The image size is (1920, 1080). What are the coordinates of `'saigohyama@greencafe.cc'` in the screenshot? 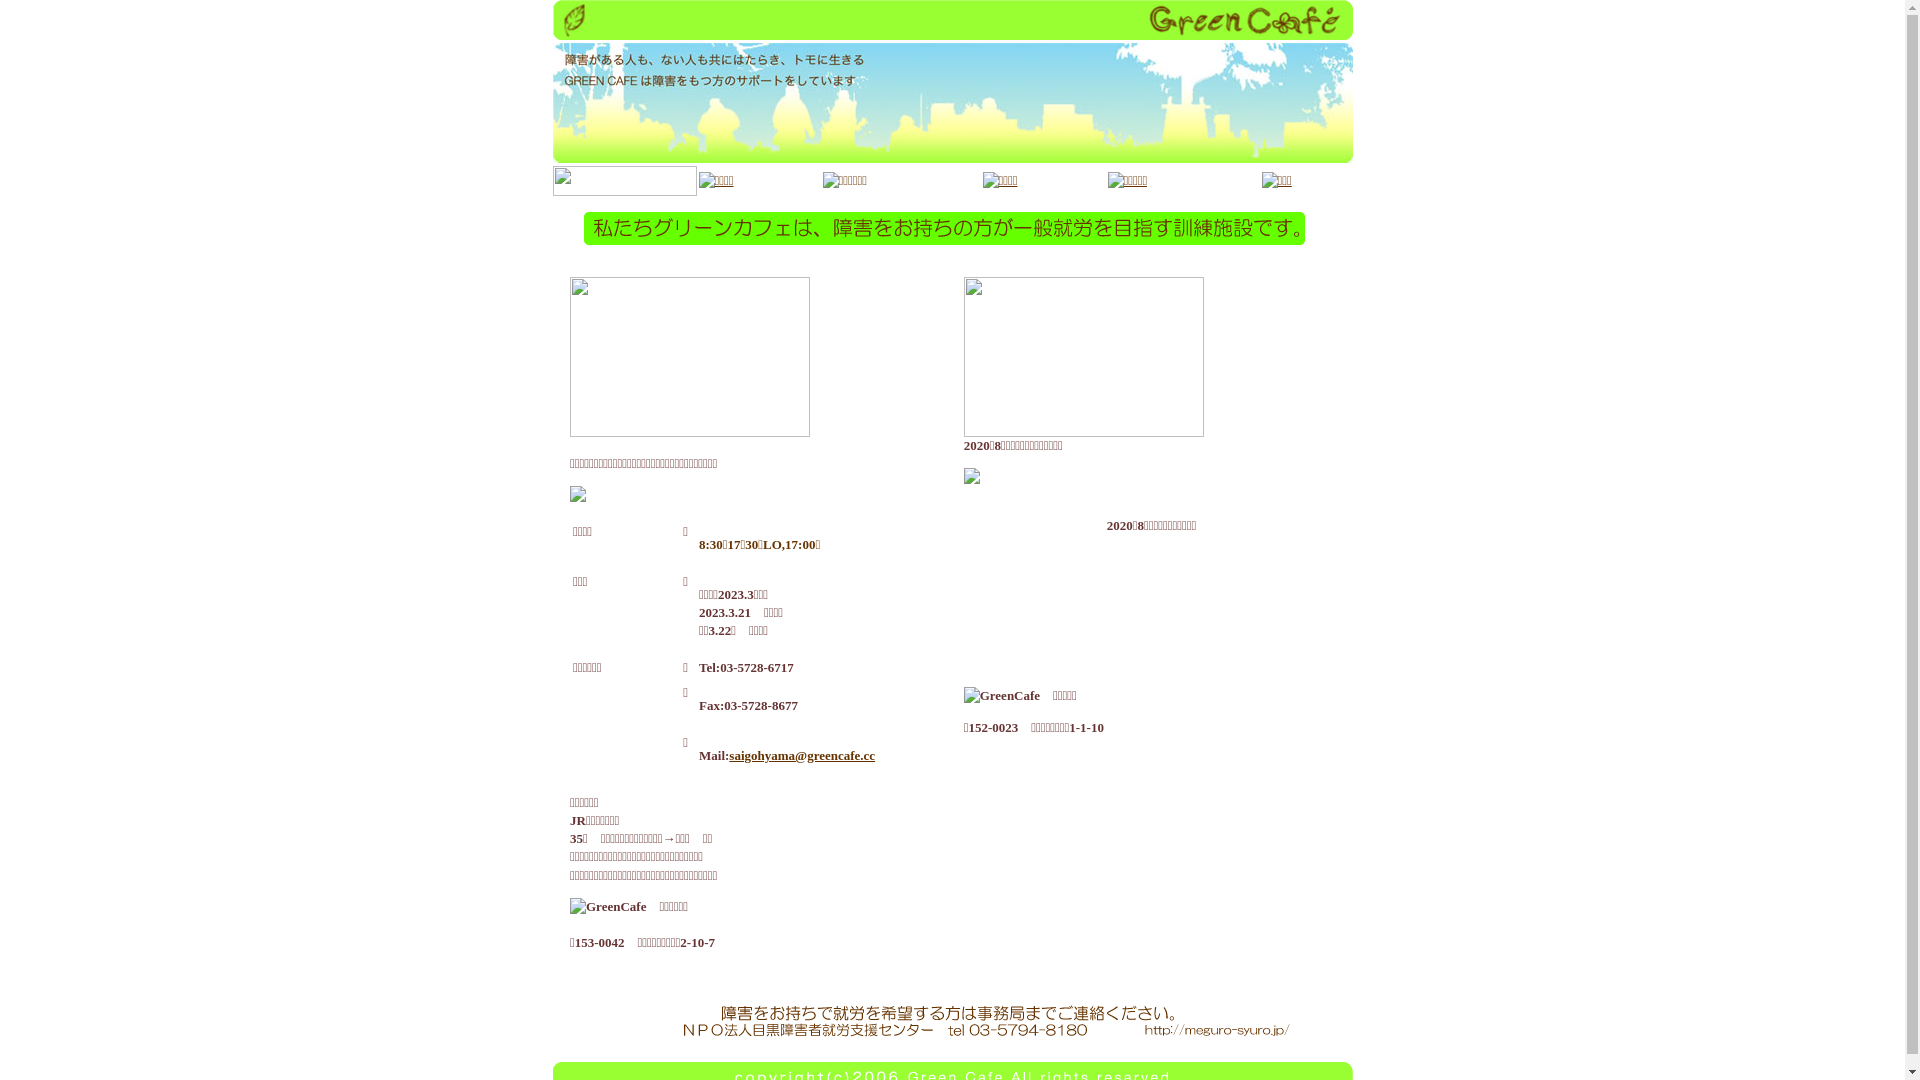 It's located at (801, 755).